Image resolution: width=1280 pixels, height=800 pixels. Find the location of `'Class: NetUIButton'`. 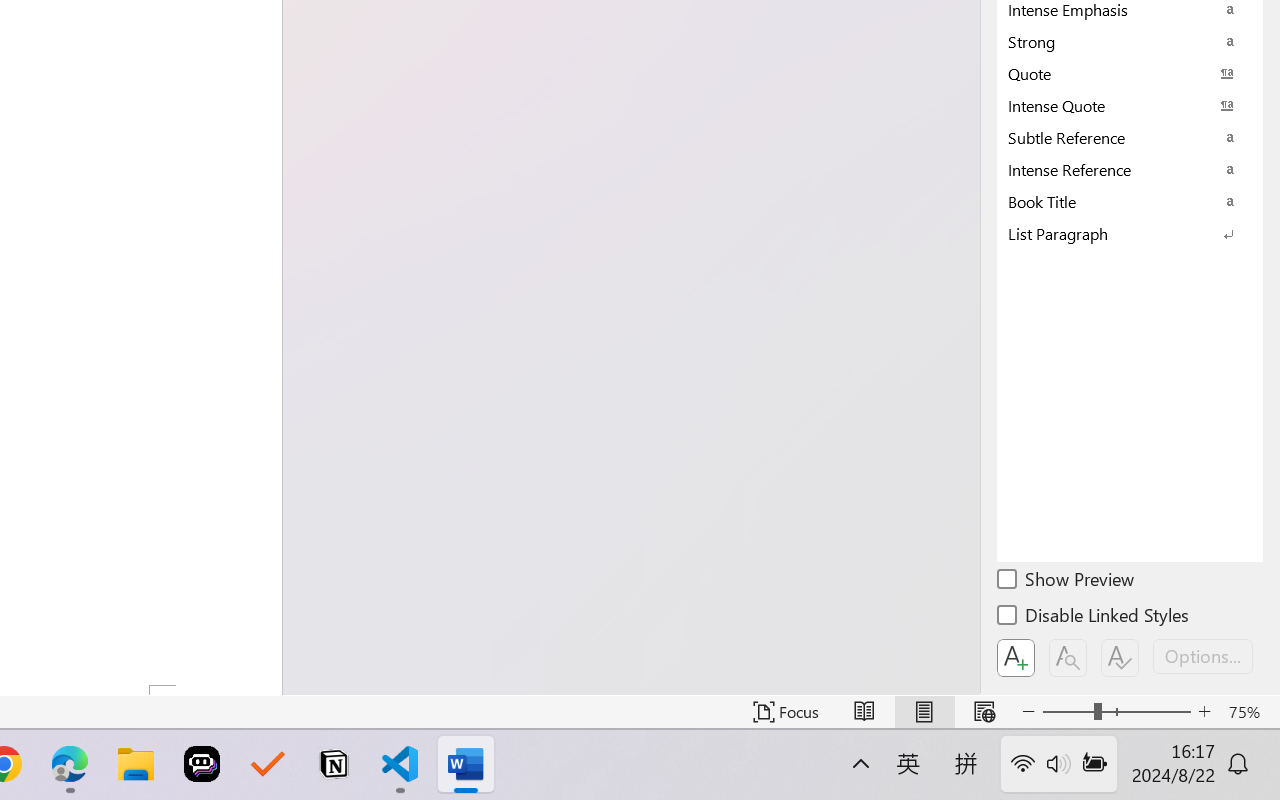

'Class: NetUIButton' is located at coordinates (1120, 657).